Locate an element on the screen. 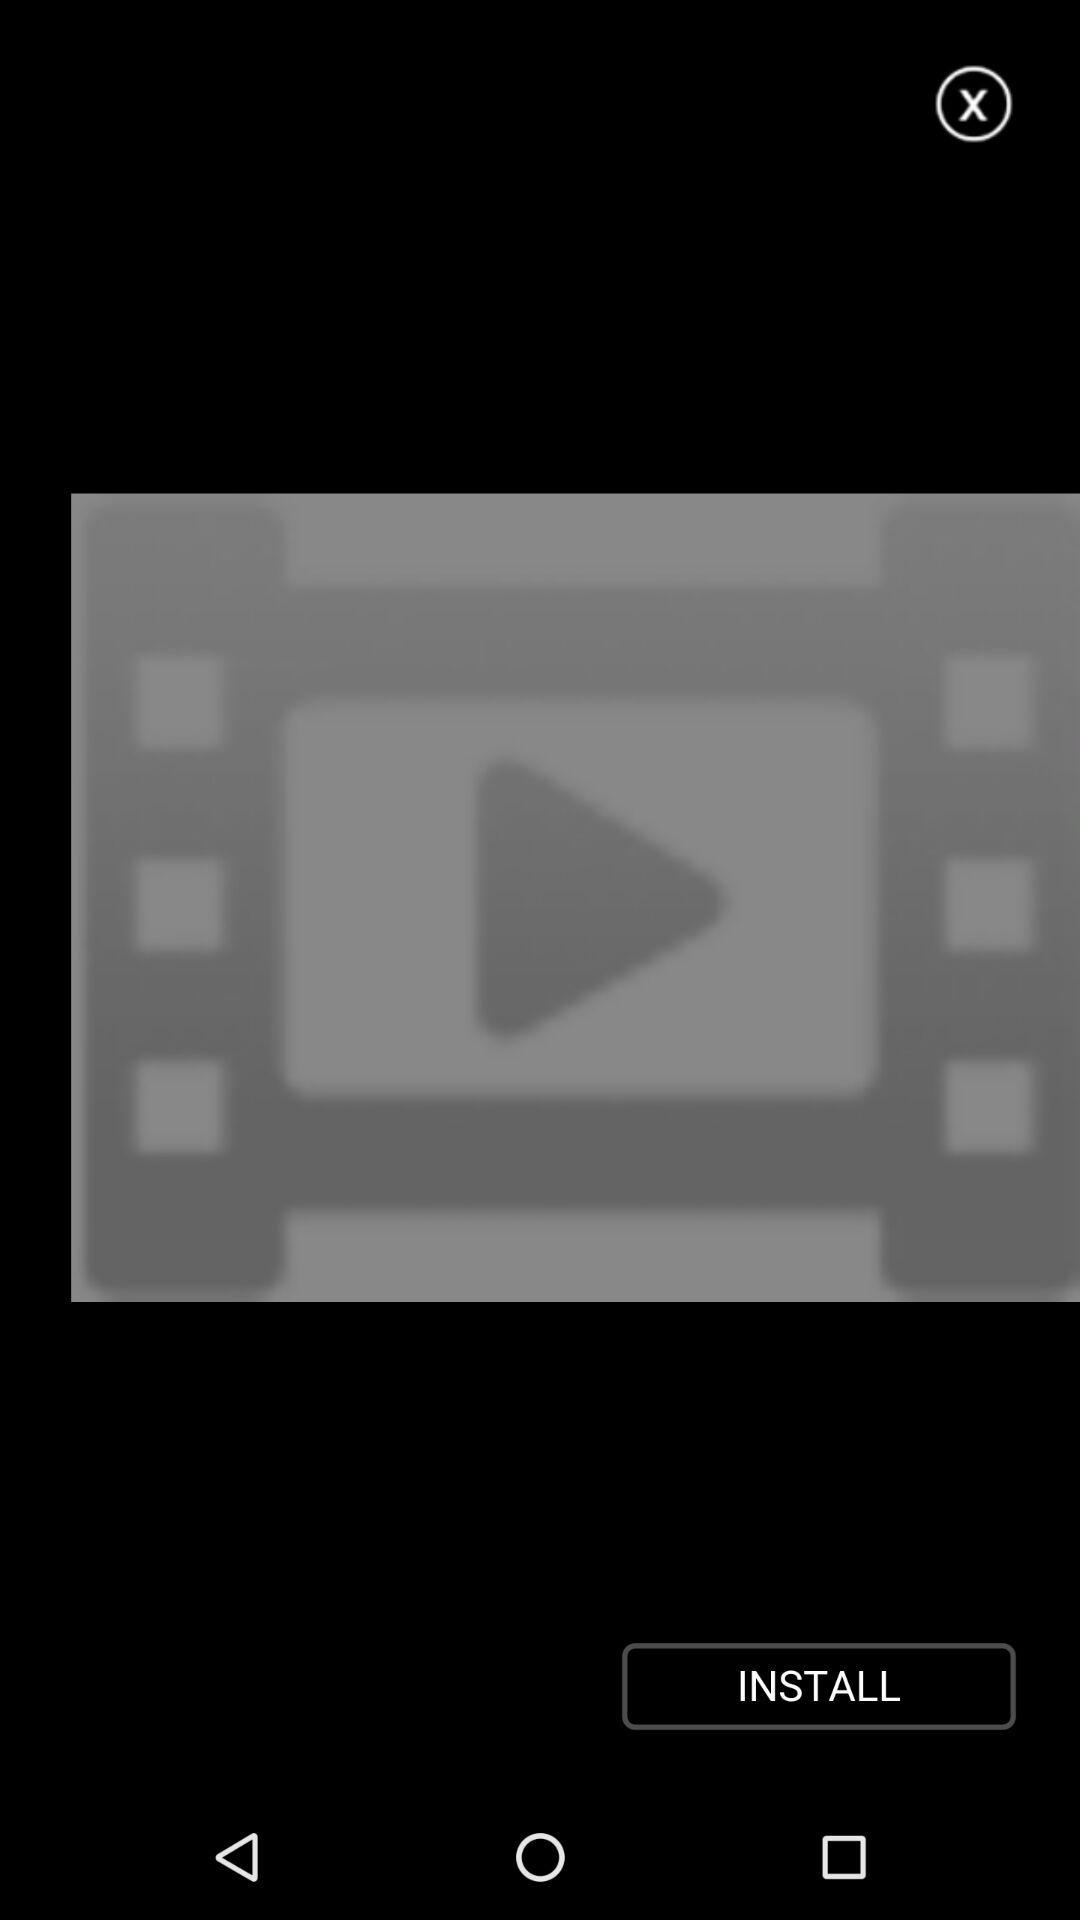 This screenshot has height=1920, width=1080. the close icon is located at coordinates (974, 111).